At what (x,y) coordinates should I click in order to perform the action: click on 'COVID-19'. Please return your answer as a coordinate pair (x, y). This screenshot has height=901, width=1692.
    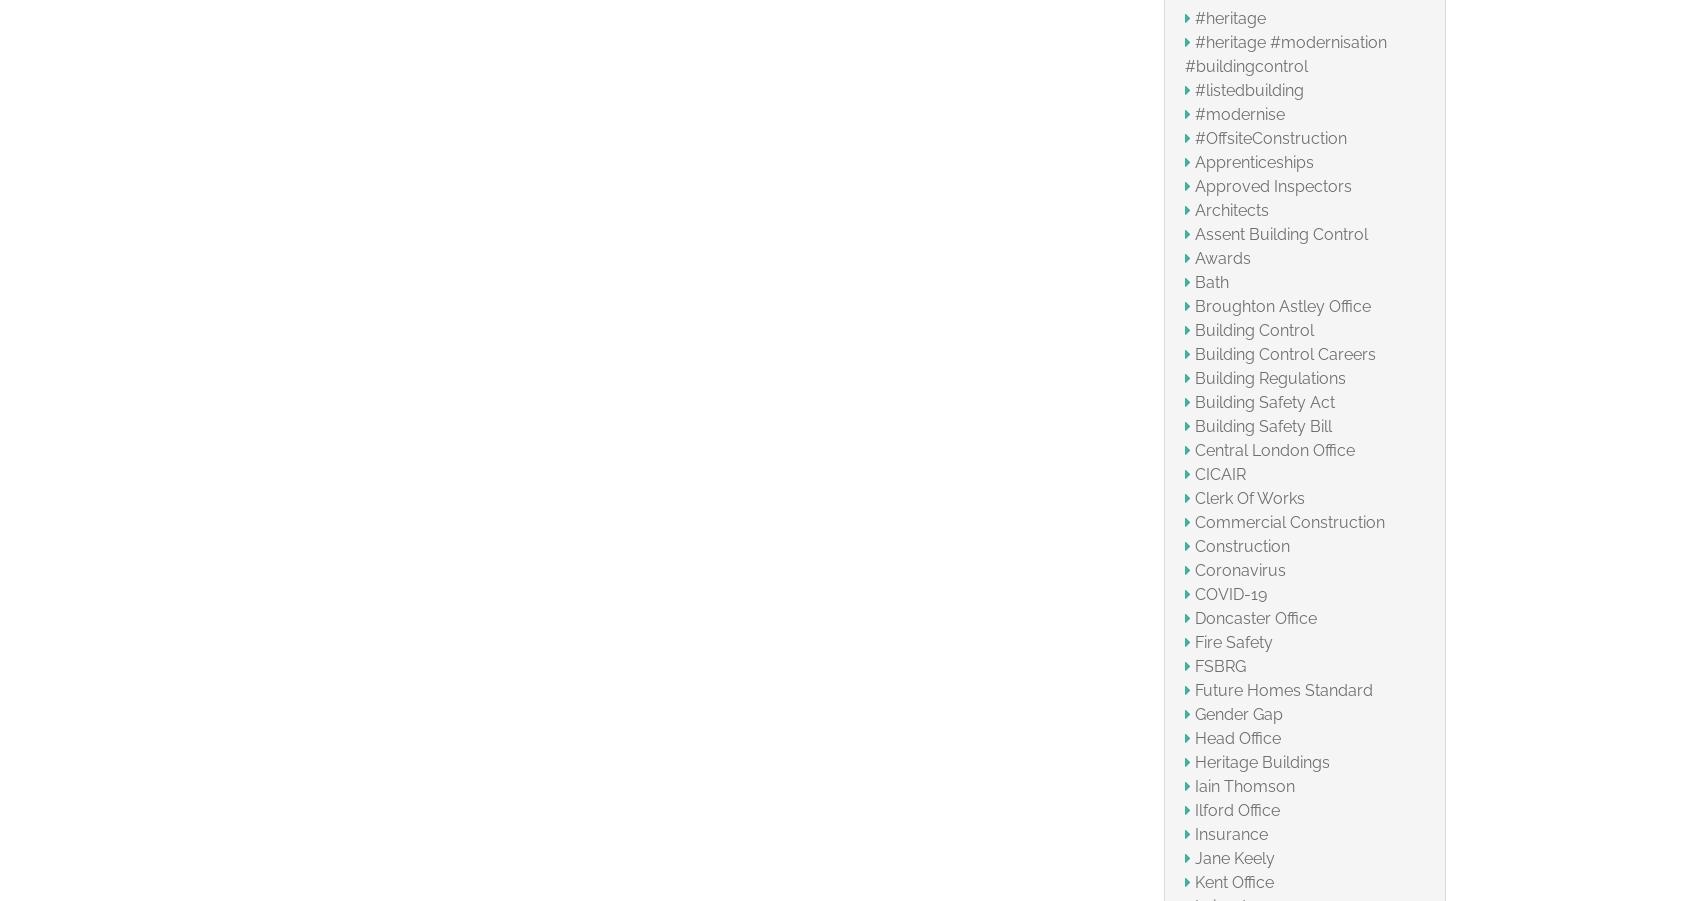
    Looking at the image, I should click on (1230, 592).